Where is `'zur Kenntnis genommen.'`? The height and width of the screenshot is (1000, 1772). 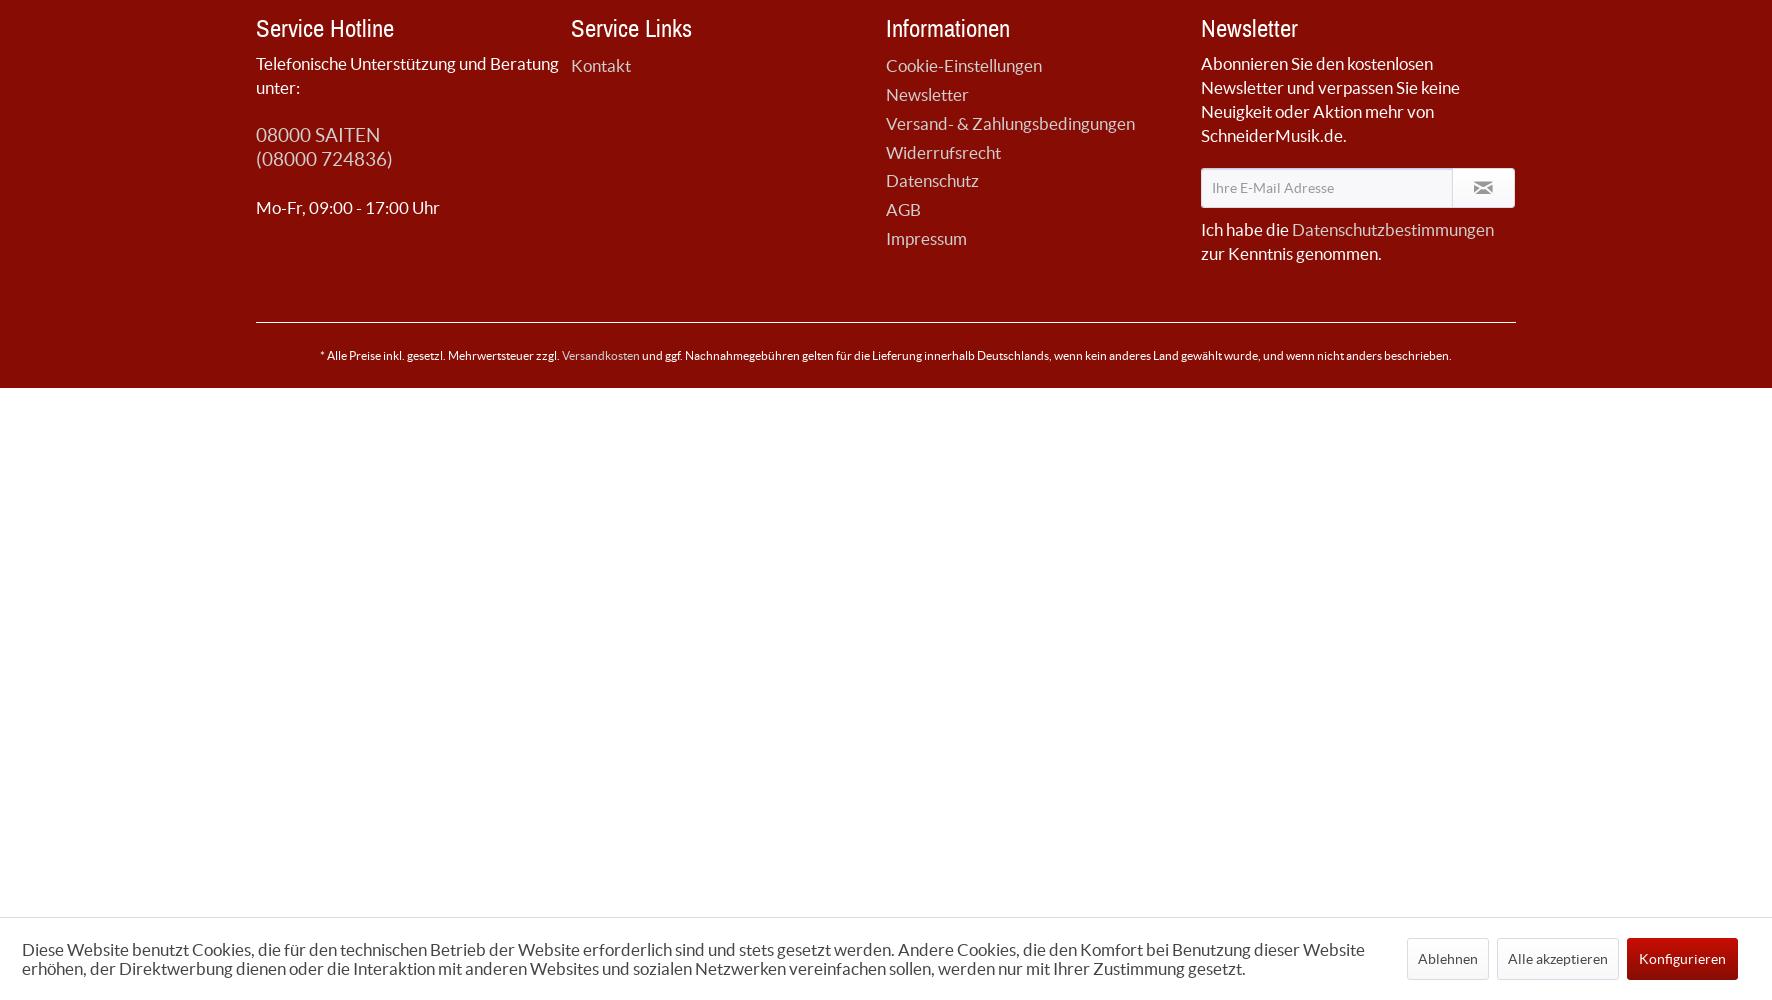
'zur Kenntnis genommen.' is located at coordinates (1291, 252).